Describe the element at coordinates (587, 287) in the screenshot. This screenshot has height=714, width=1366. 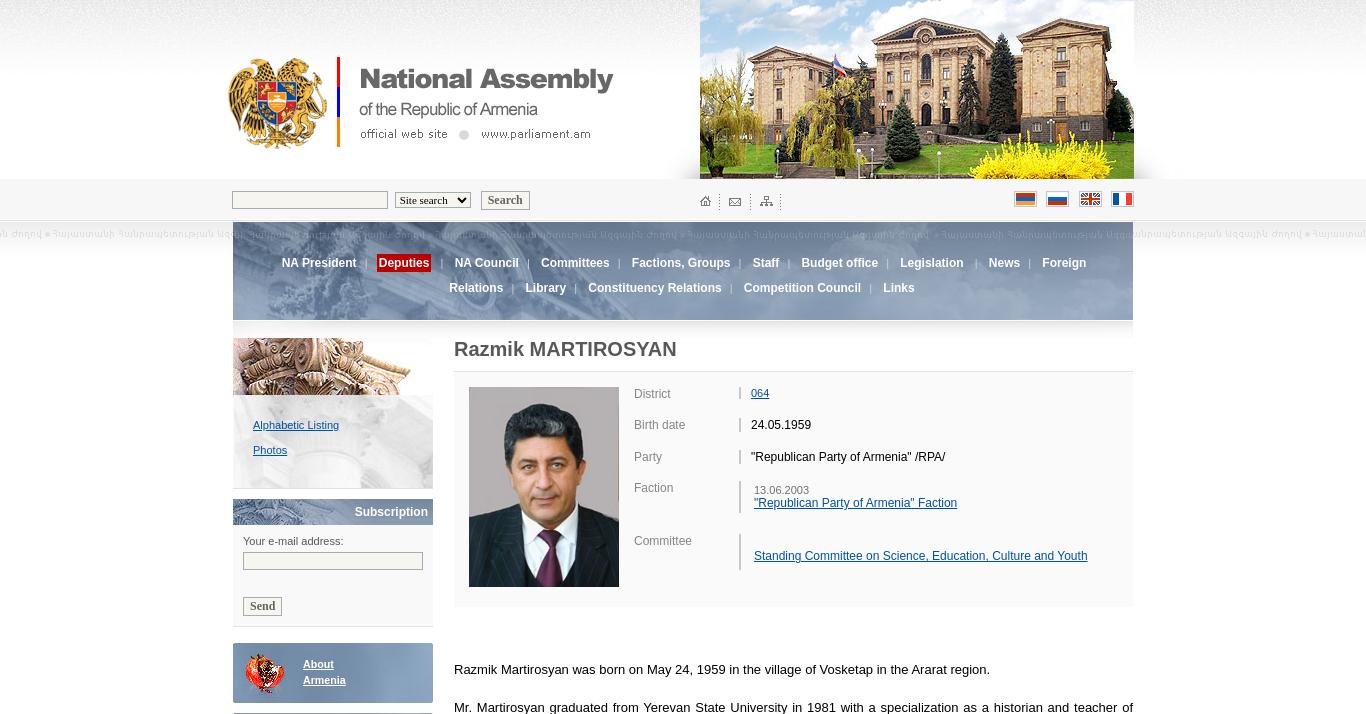
I see `'Constituency Relations'` at that location.